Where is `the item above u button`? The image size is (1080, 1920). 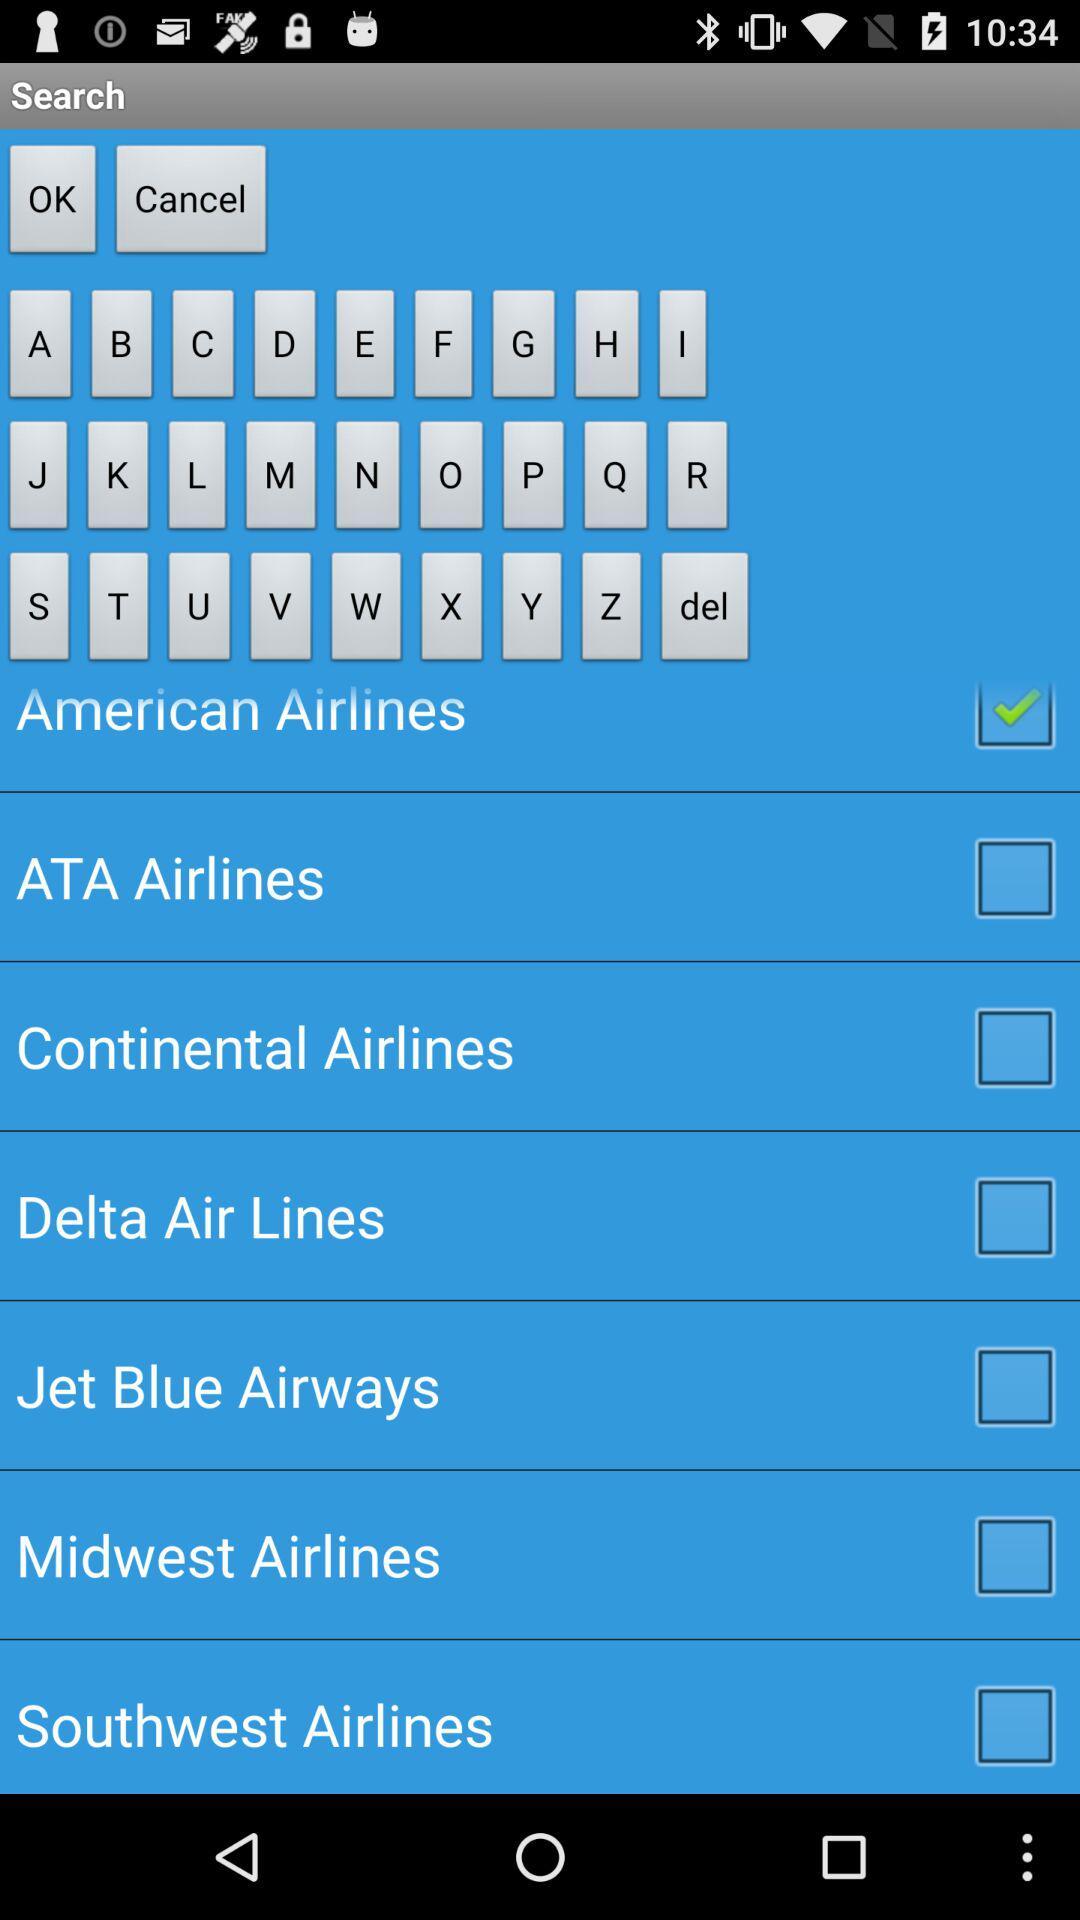 the item above u button is located at coordinates (281, 480).